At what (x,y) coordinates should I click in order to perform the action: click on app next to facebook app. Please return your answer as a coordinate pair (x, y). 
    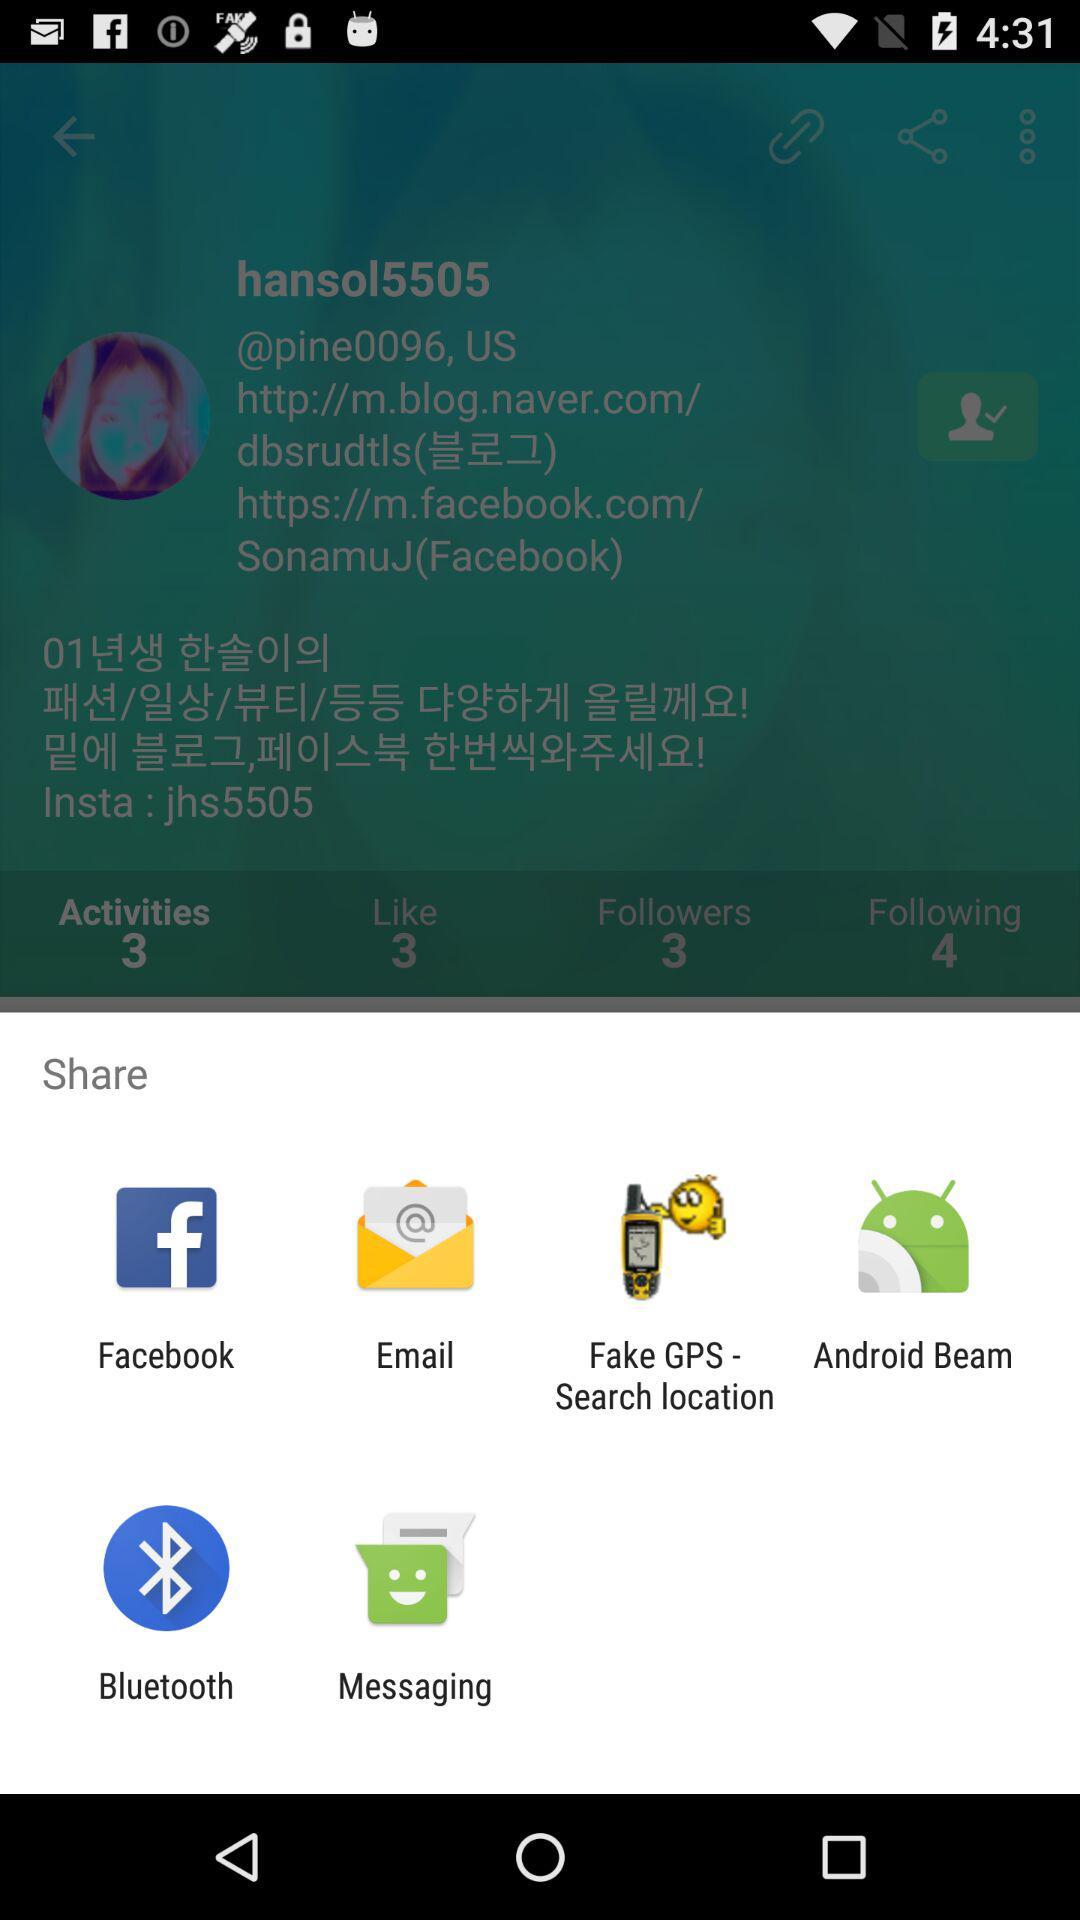
    Looking at the image, I should click on (414, 1374).